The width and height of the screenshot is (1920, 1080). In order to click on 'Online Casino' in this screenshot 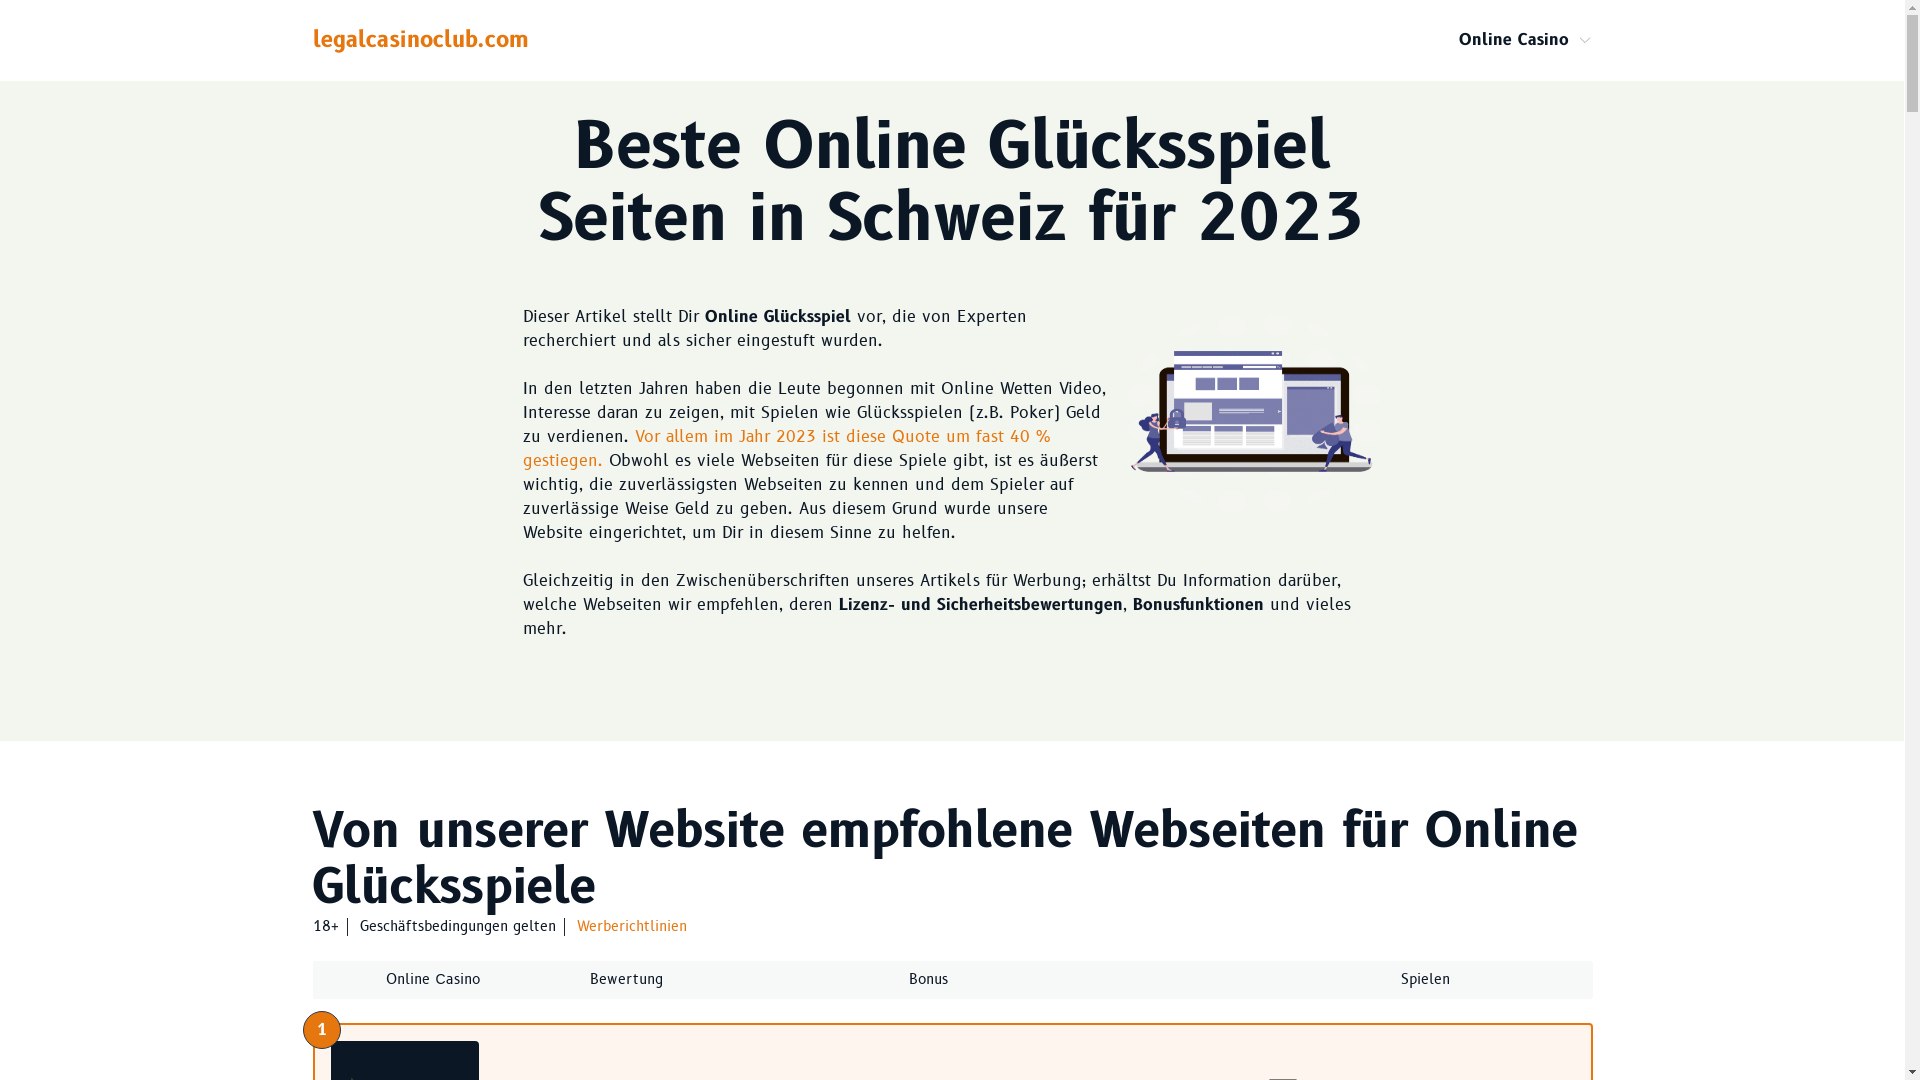, I will do `click(1512, 39)`.